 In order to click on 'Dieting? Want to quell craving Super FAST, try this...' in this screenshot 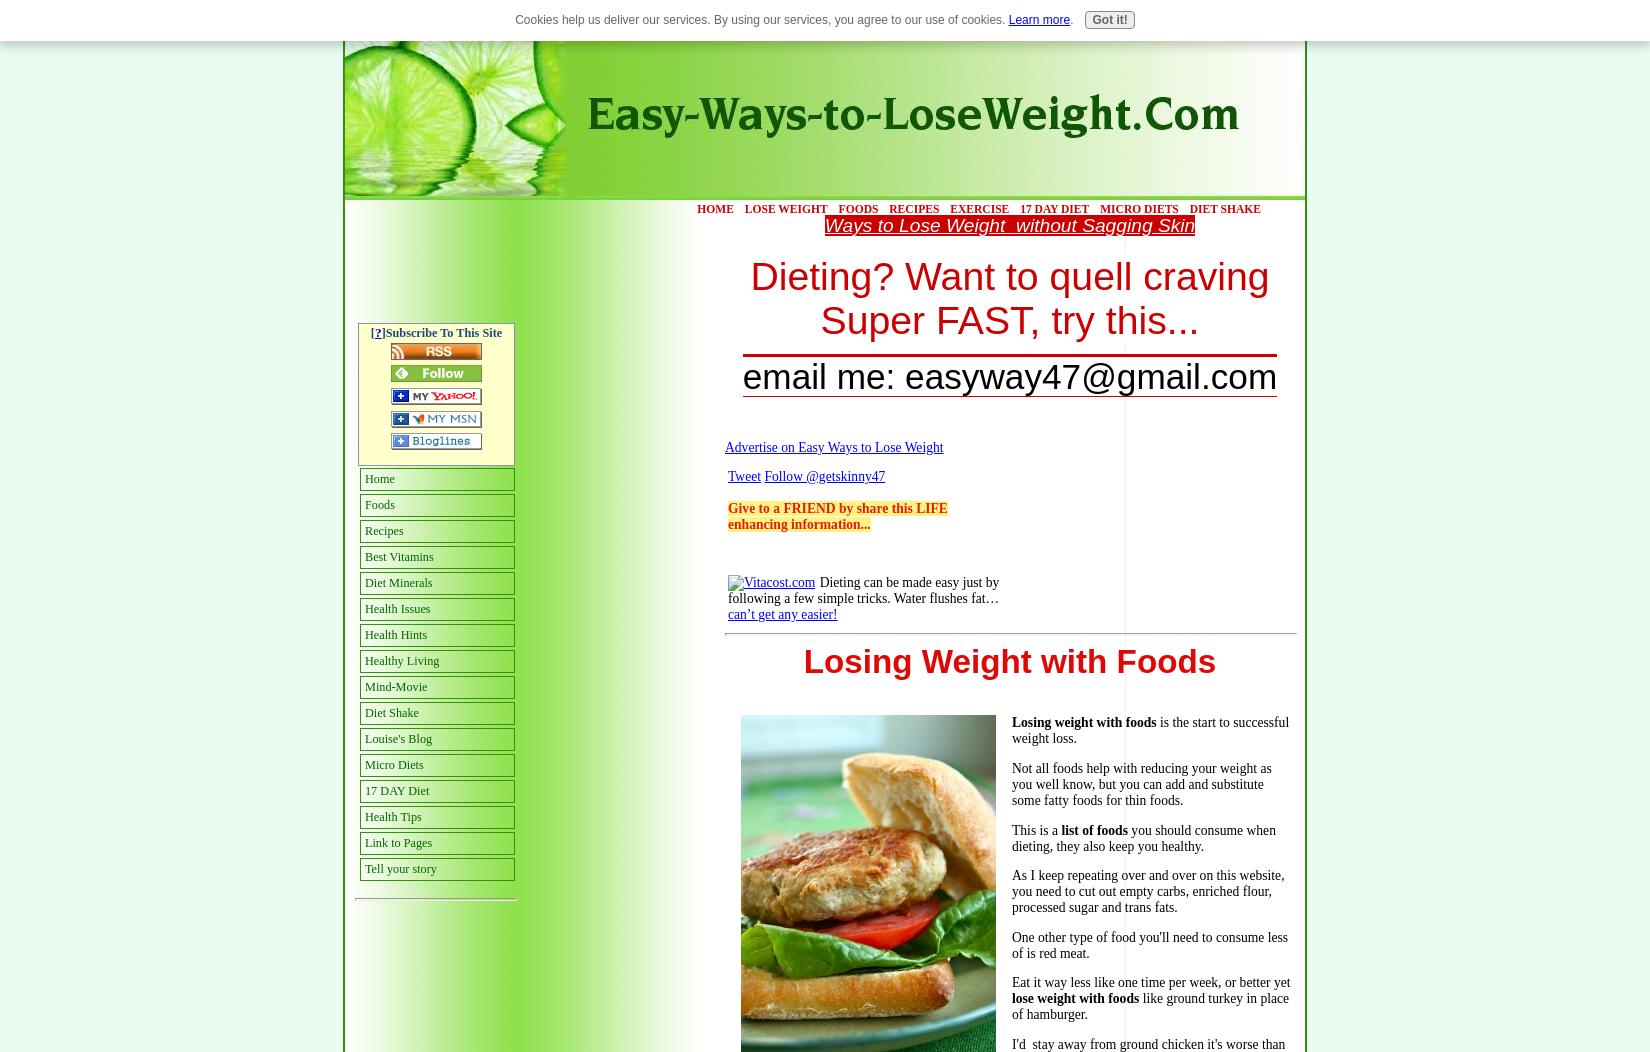, I will do `click(1009, 298)`.